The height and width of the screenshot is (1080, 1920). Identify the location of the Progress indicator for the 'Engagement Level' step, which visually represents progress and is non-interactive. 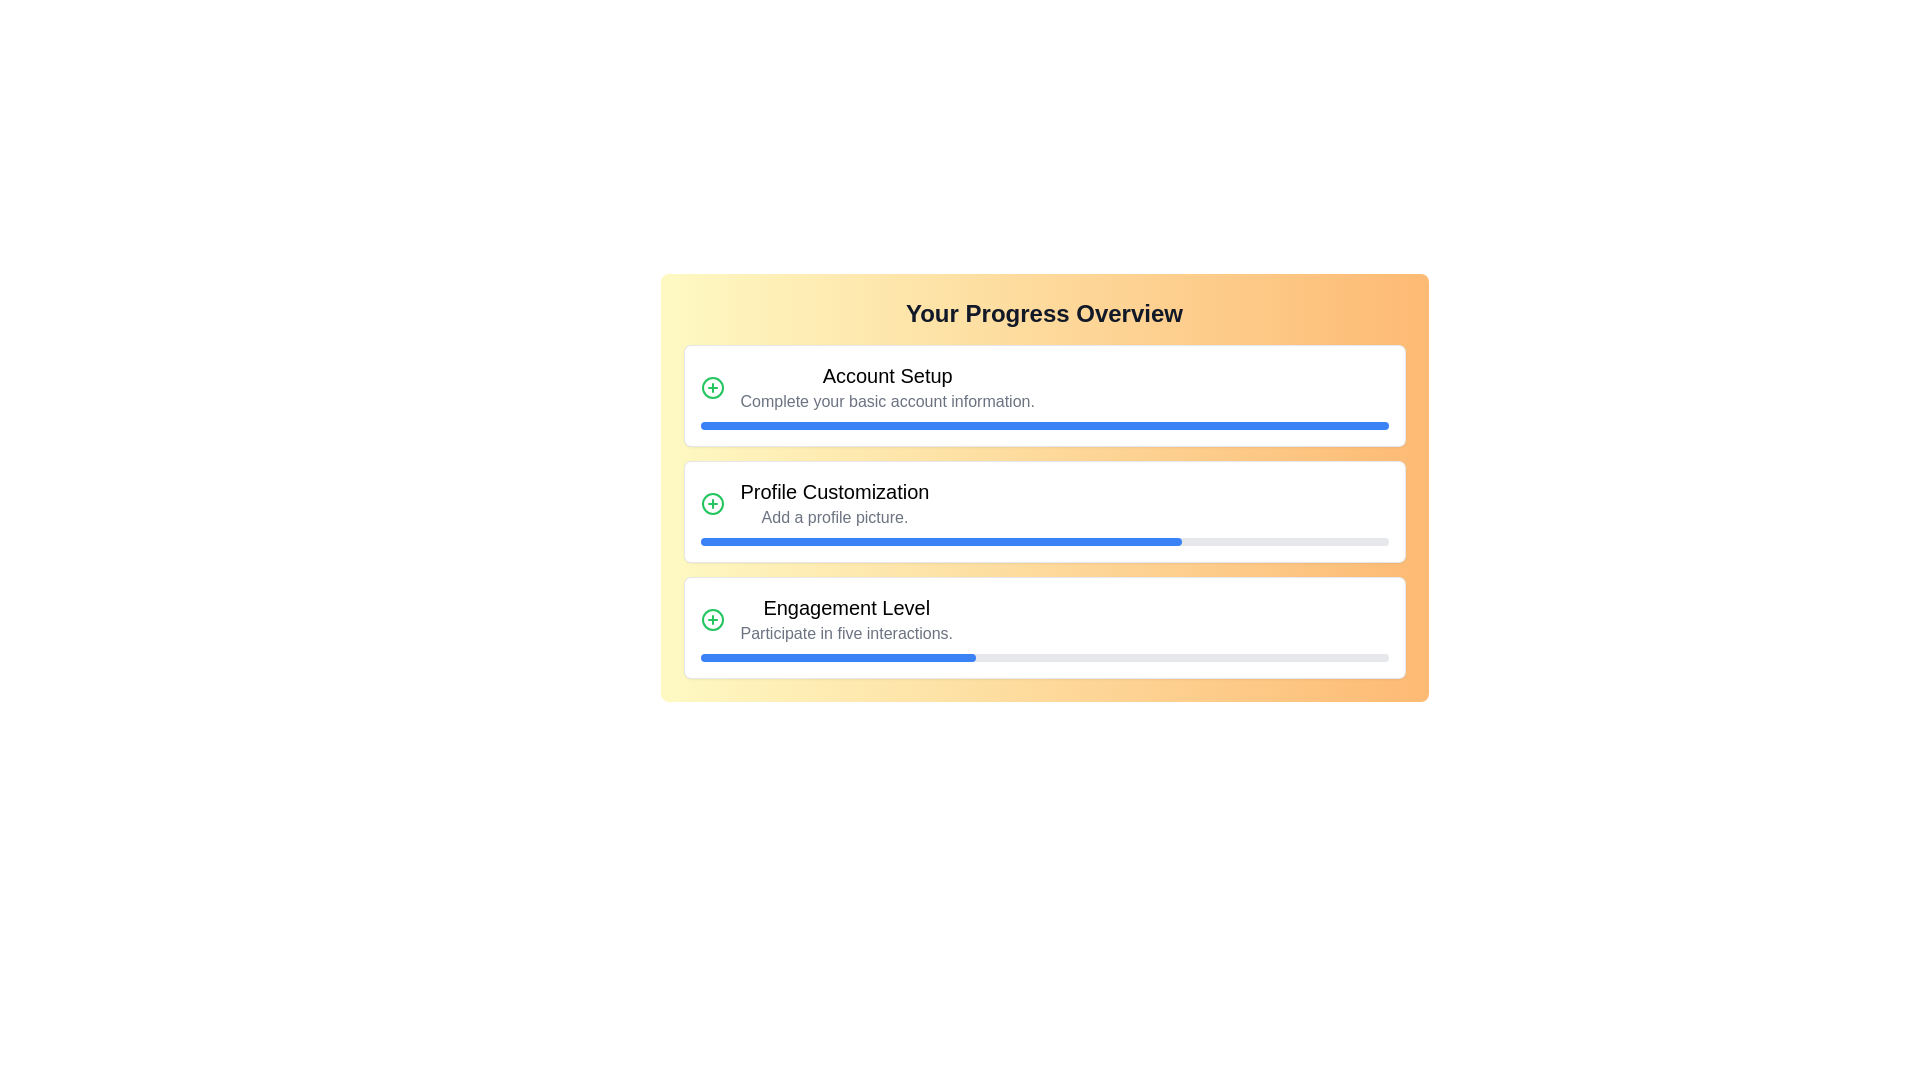
(838, 658).